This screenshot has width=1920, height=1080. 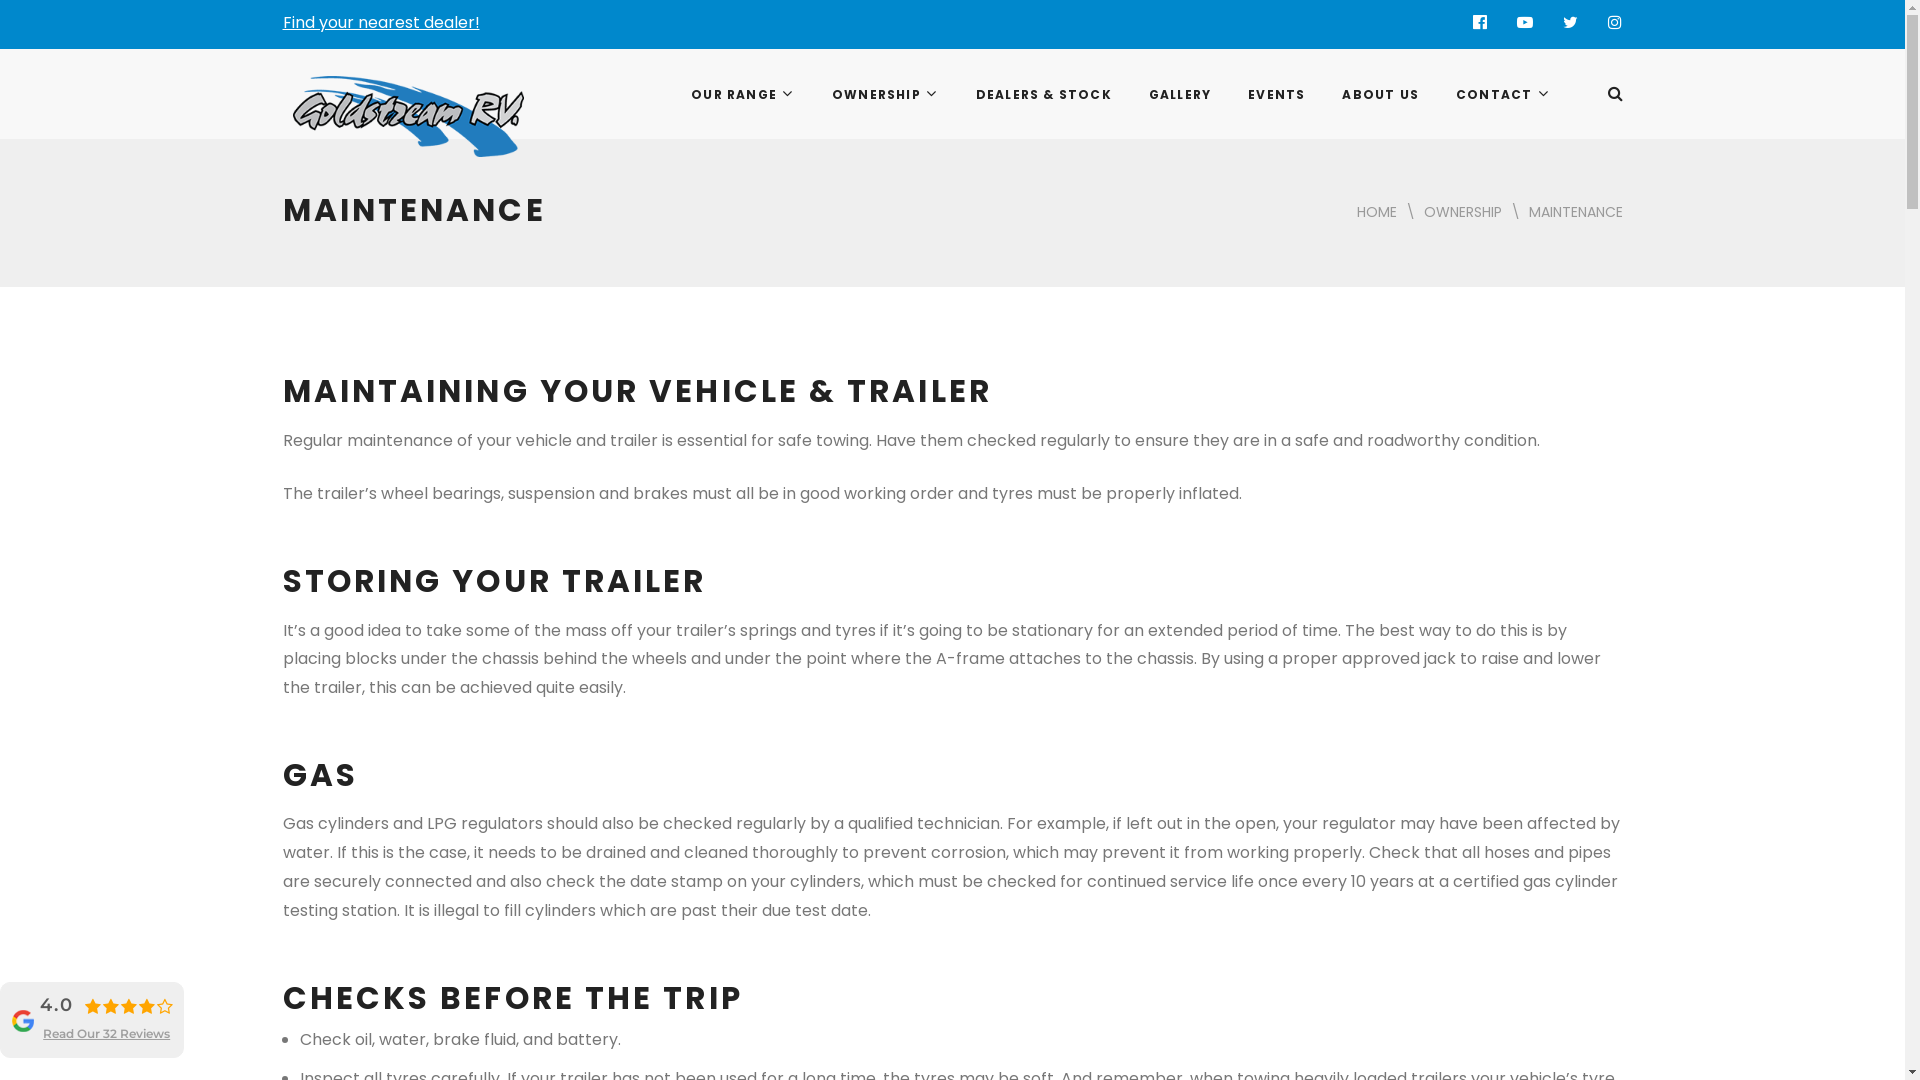 I want to click on 'ABOUT US', so click(x=1321, y=94).